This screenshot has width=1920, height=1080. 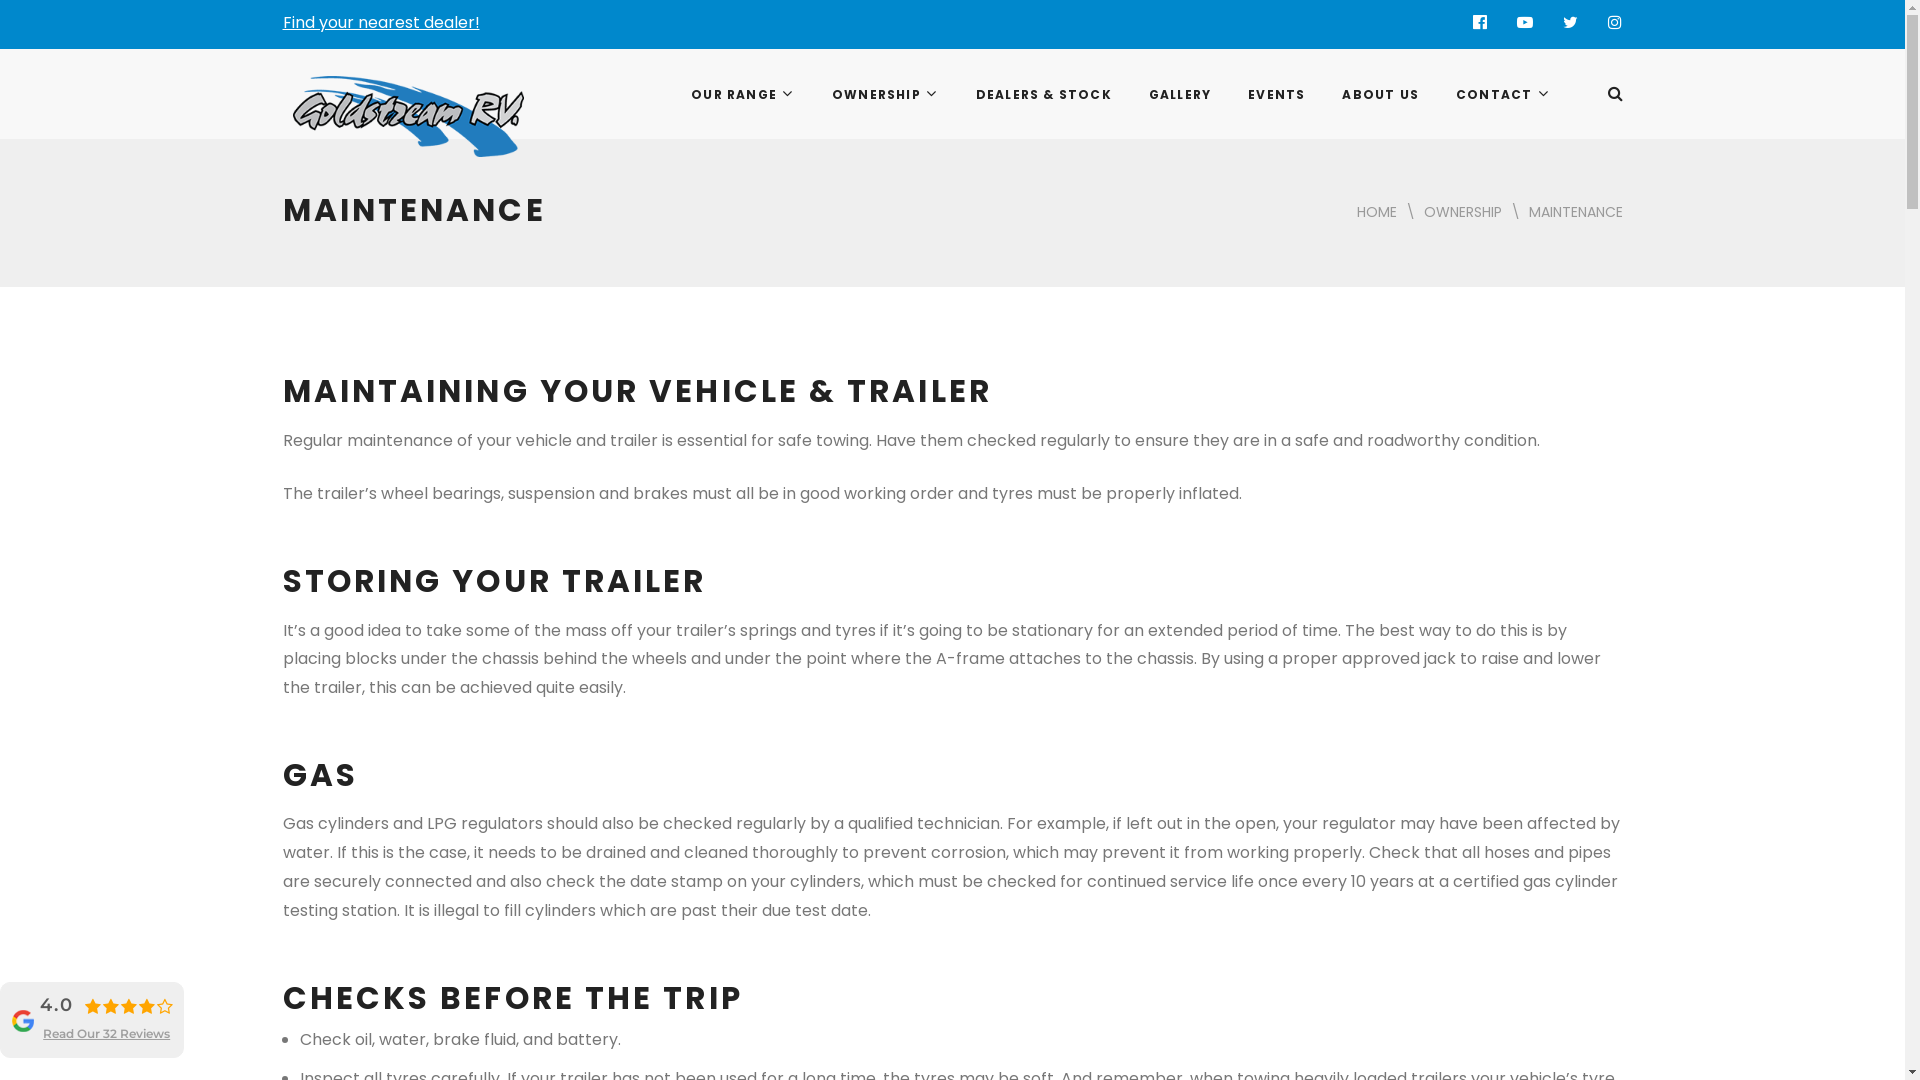 I want to click on 'ABOUT US', so click(x=1321, y=94).